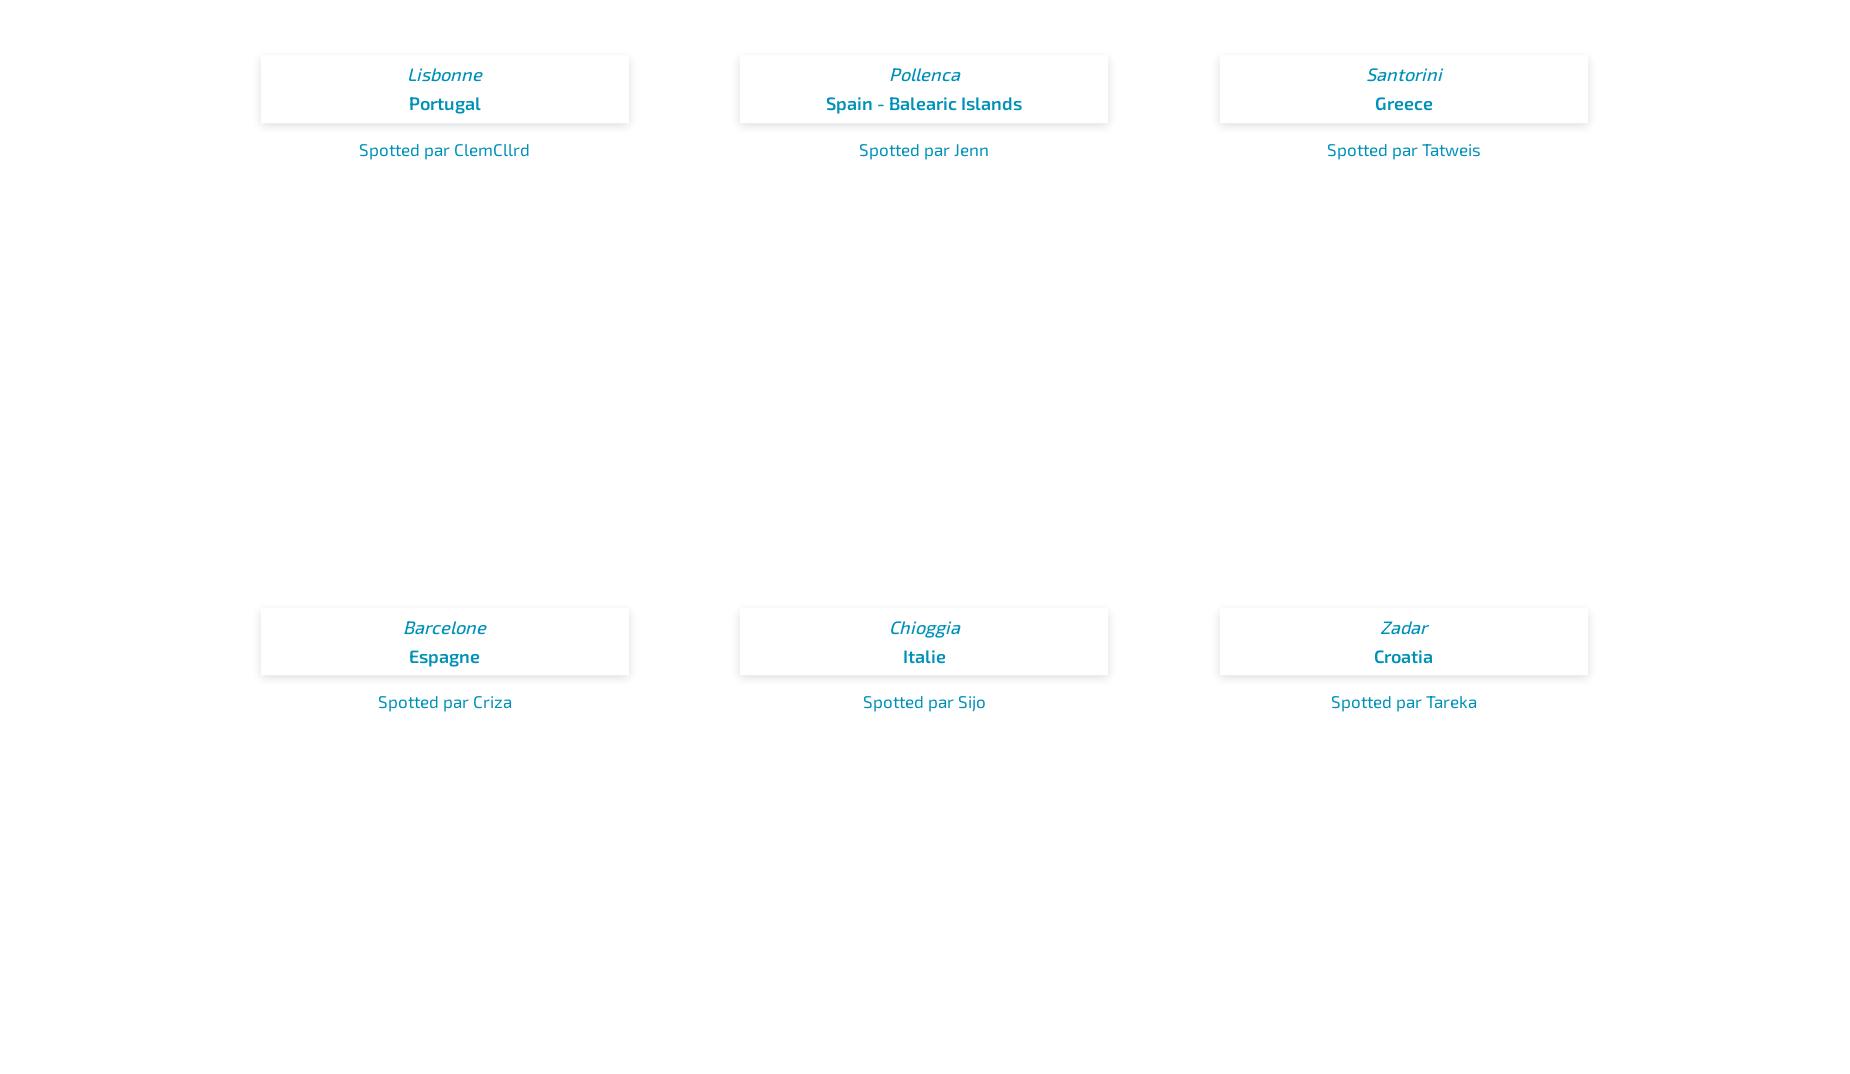  What do you see at coordinates (1403, 627) in the screenshot?
I see `'Zadar'` at bounding box center [1403, 627].